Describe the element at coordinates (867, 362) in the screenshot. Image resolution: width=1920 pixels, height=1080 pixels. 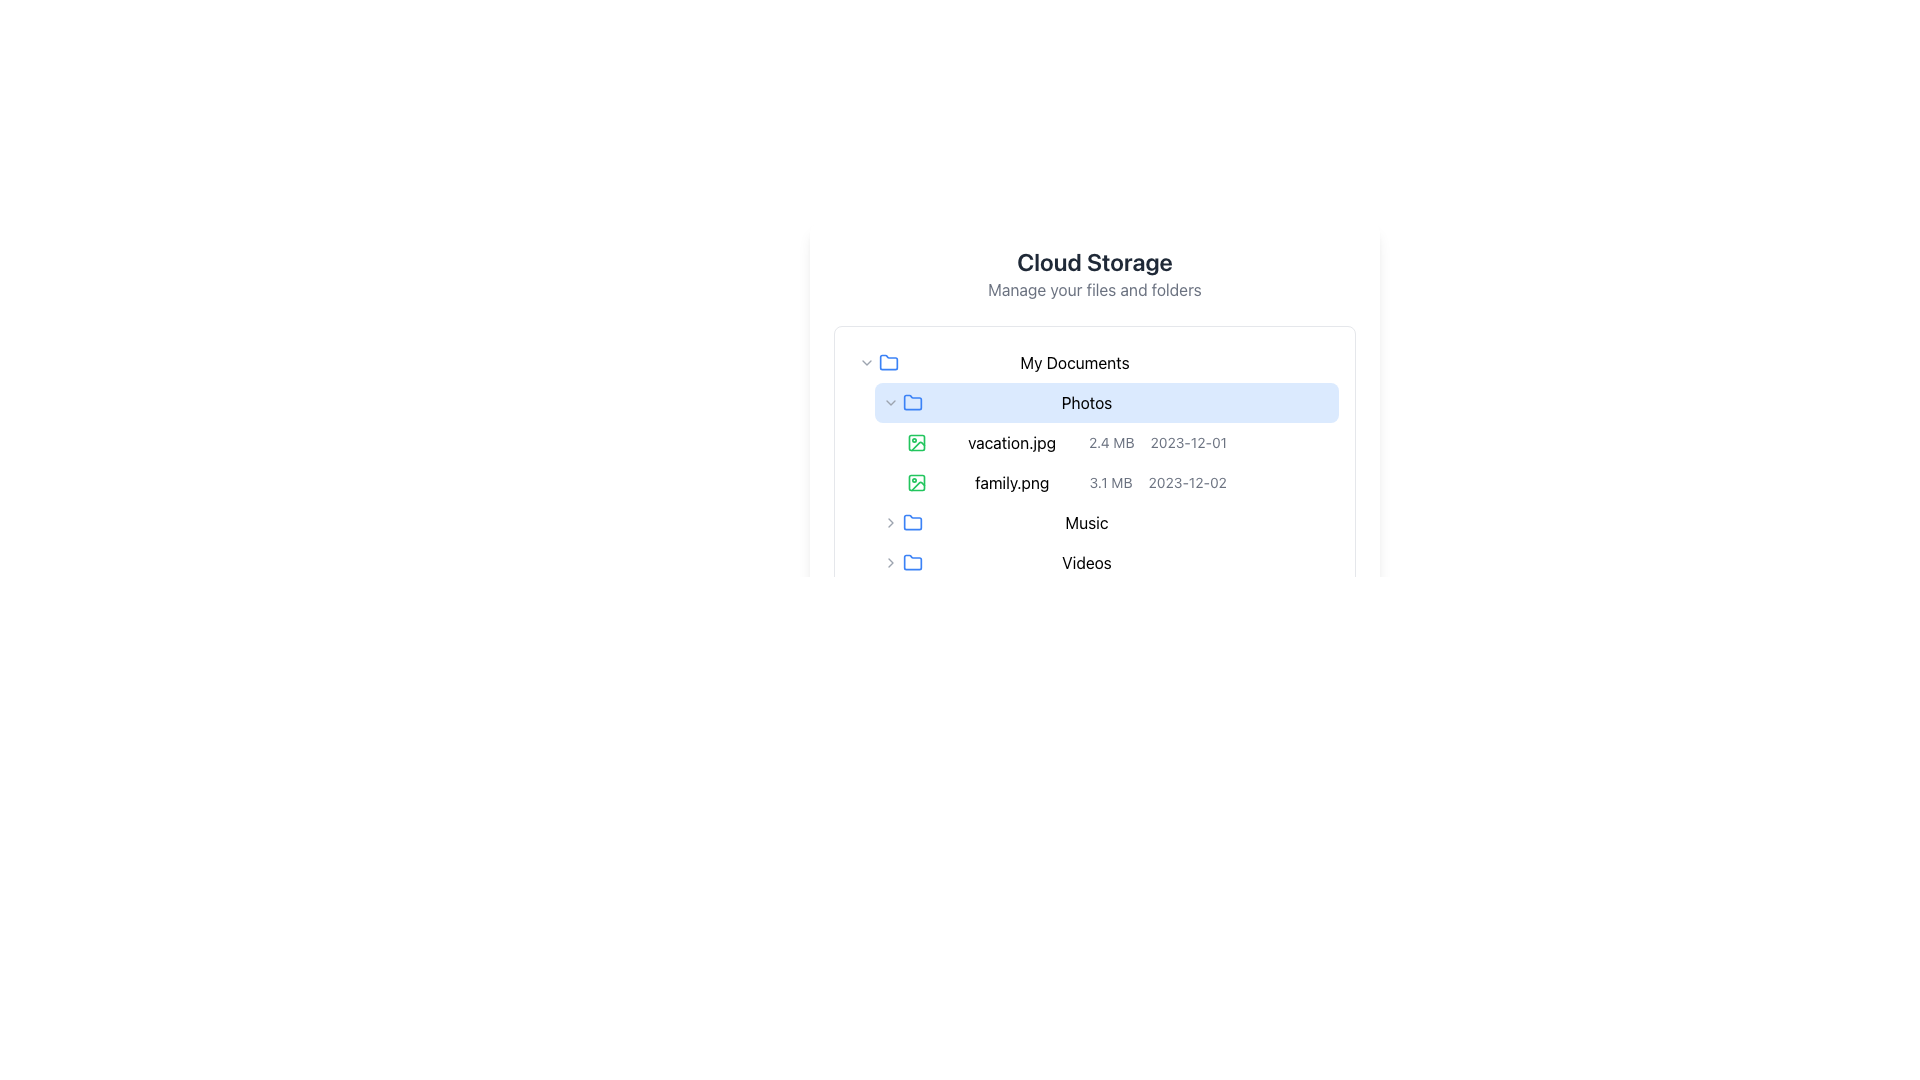
I see `the chevron-down icon, which is a small arrow pointing downwards with a thin, grey outline, located to the left of the 'My Documents' text` at that location.